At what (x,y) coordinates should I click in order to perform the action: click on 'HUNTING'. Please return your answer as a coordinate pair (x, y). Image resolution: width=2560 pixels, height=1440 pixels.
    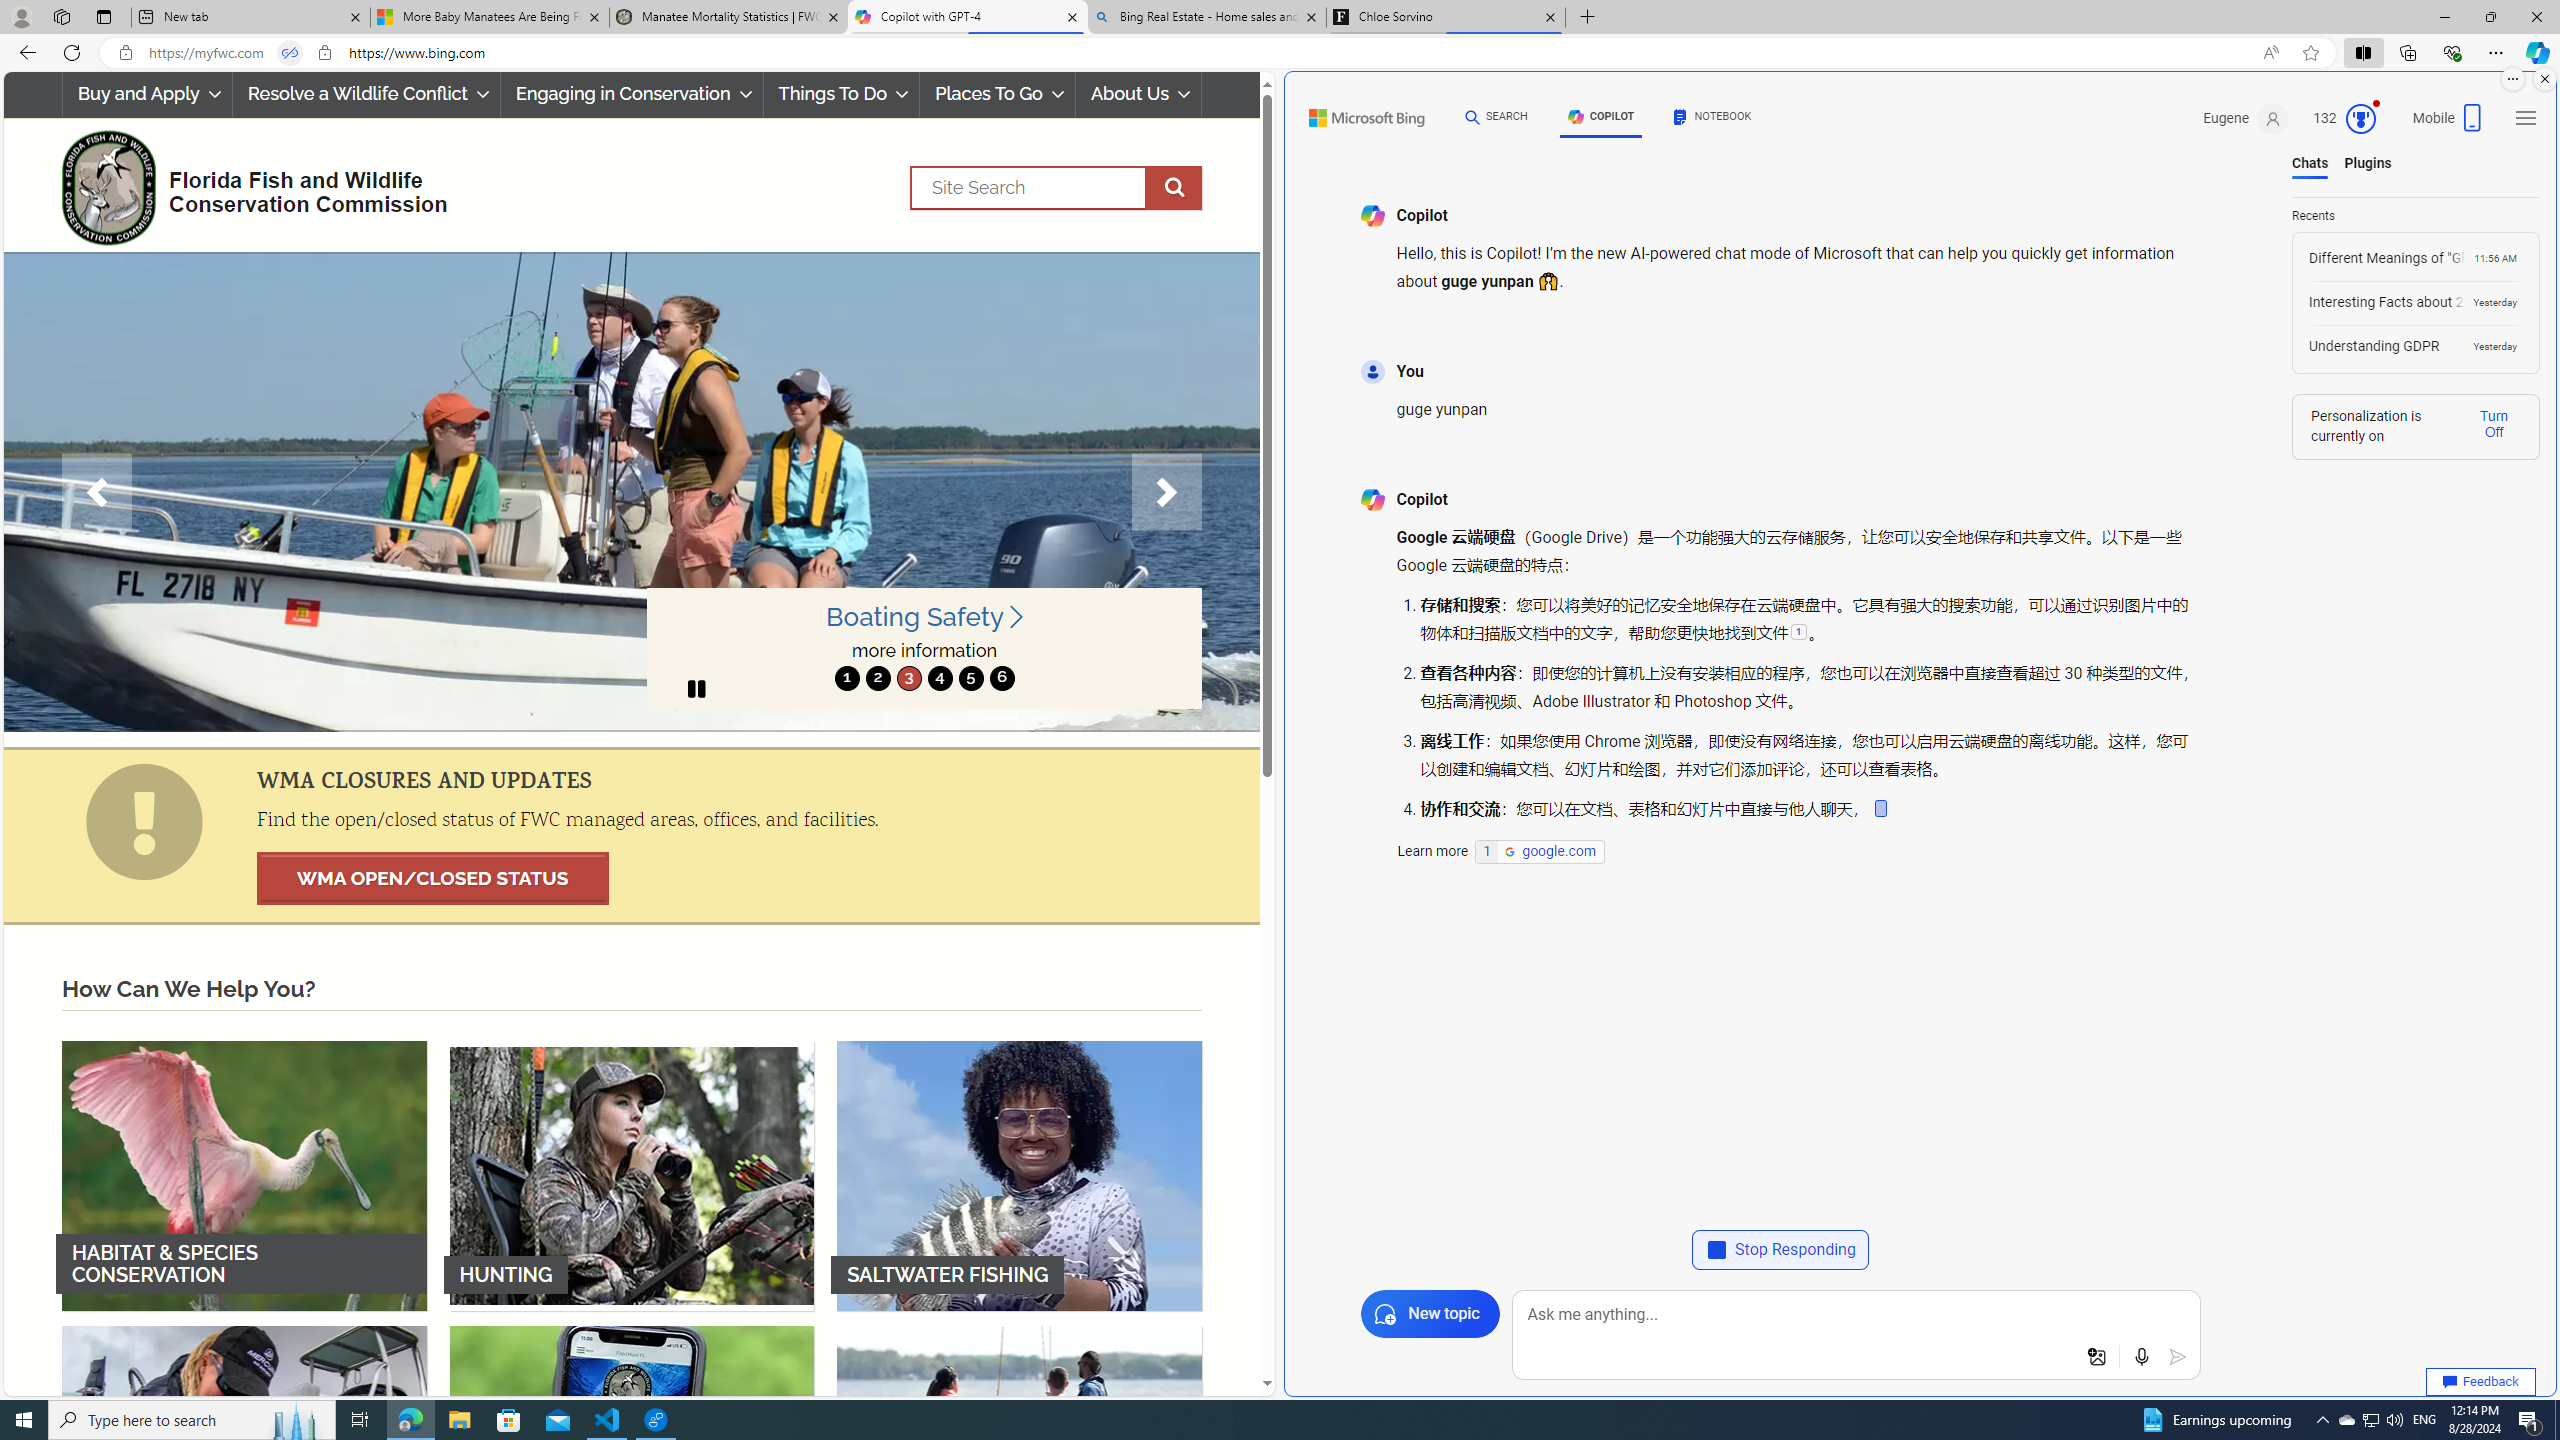
    Looking at the image, I should click on (631, 1175).